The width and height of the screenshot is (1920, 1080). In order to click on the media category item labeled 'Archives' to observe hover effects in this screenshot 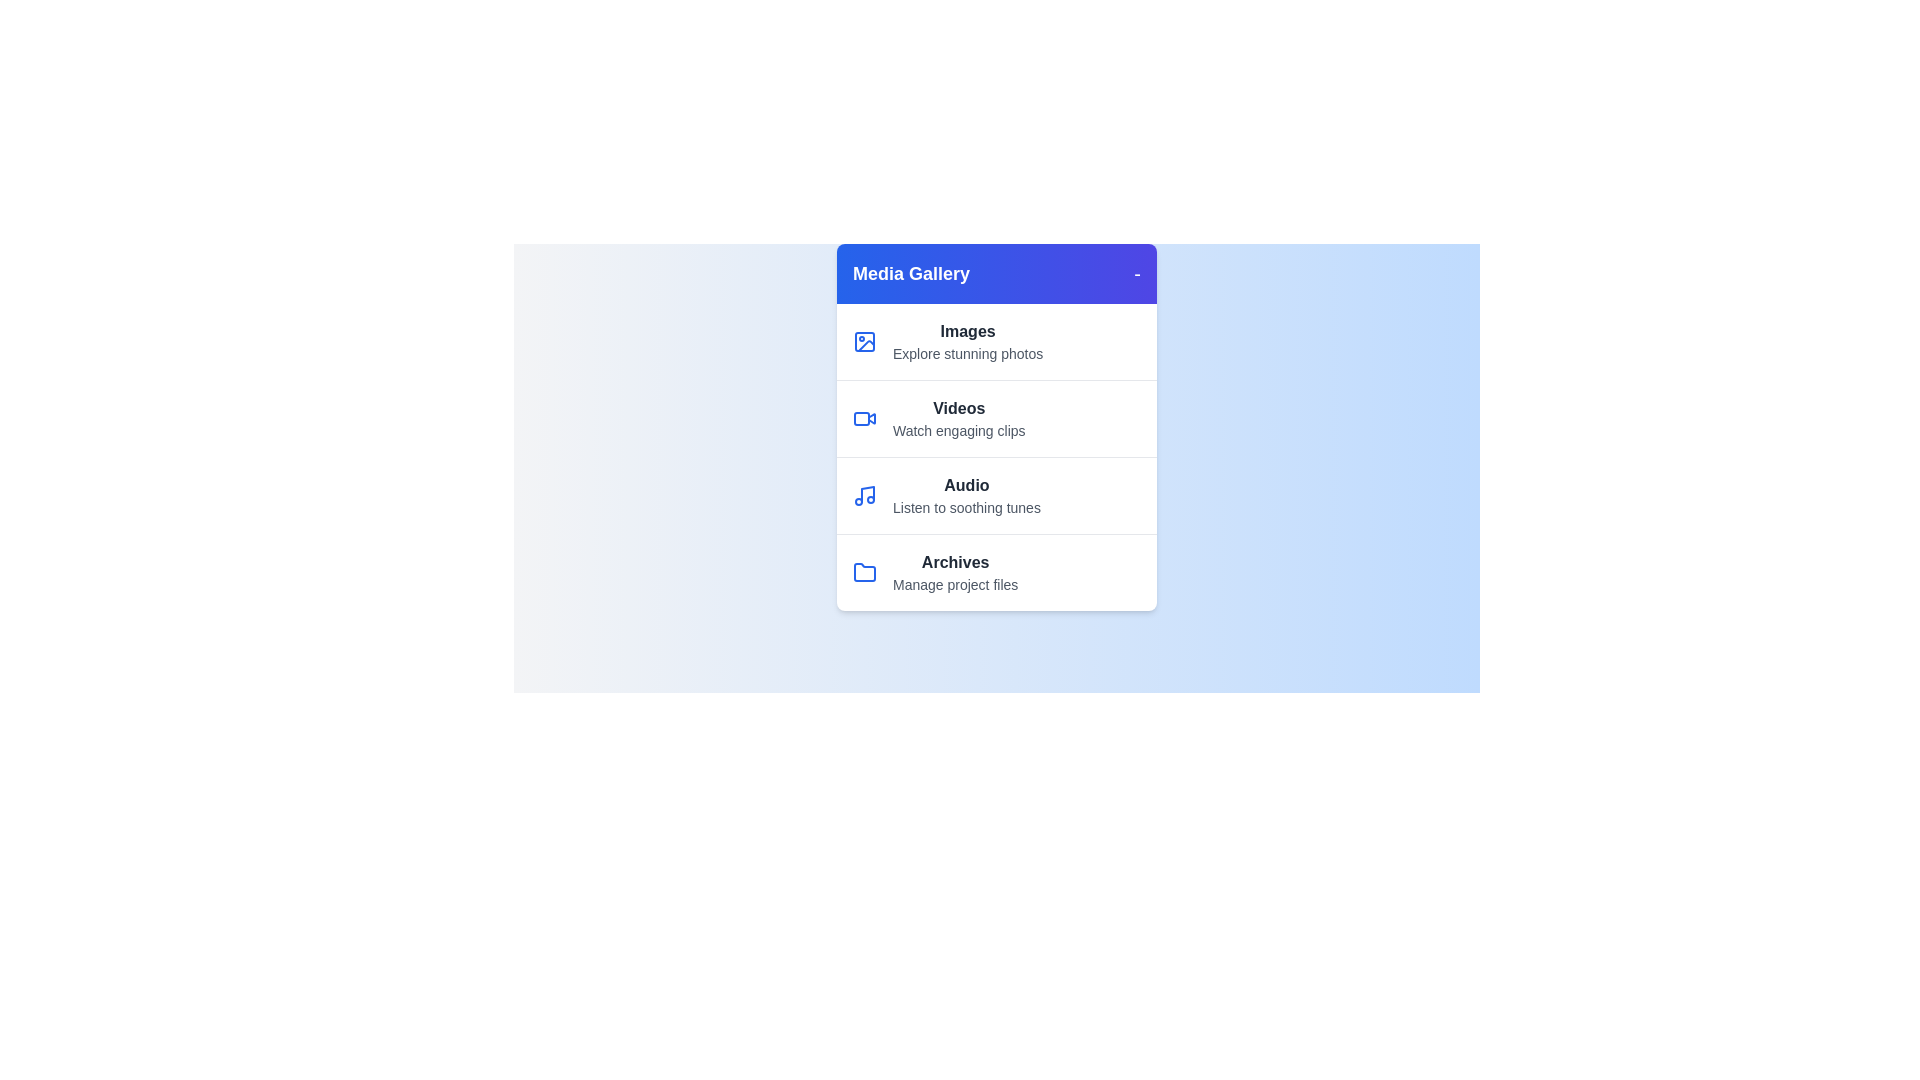, I will do `click(997, 572)`.